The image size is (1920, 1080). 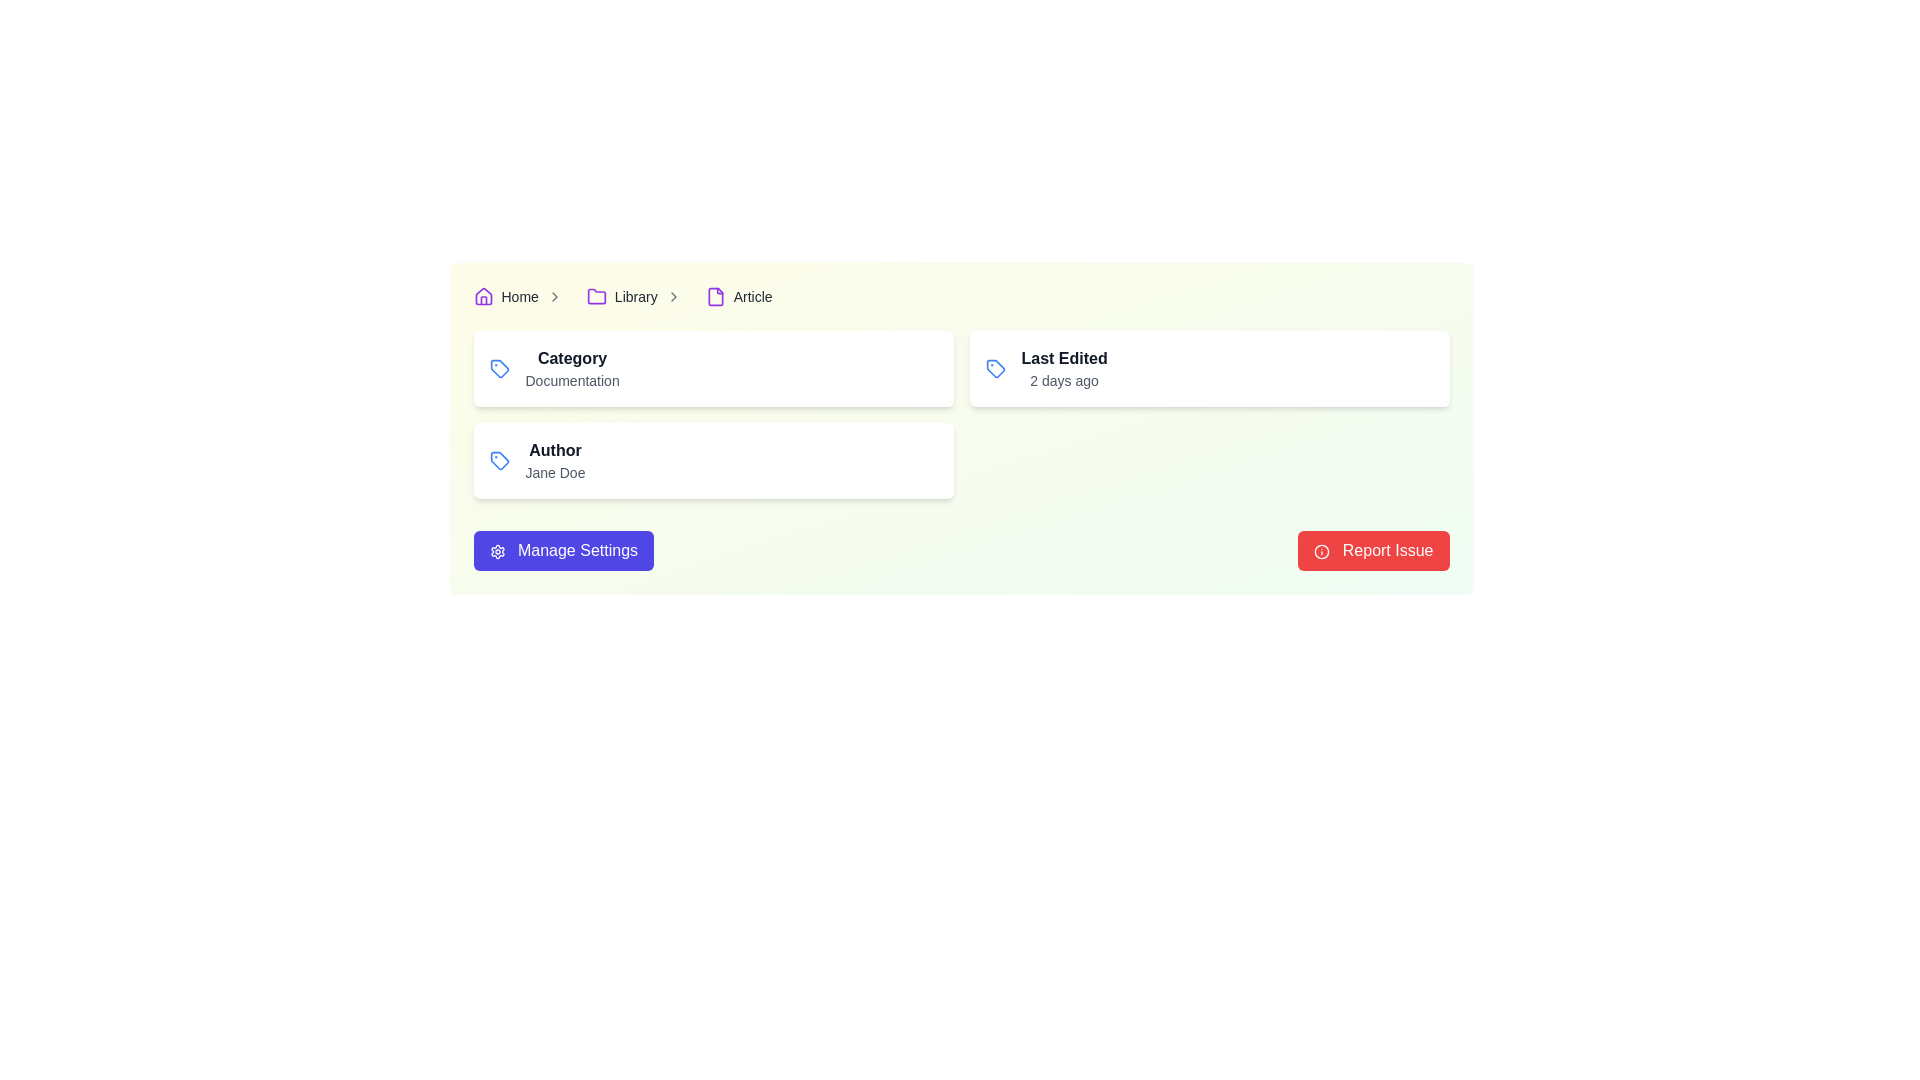 I want to click on the blue tag icon located to the left of the 'Author' text indicating 'Jane Doe' within the card titled 'Author', so click(x=499, y=461).